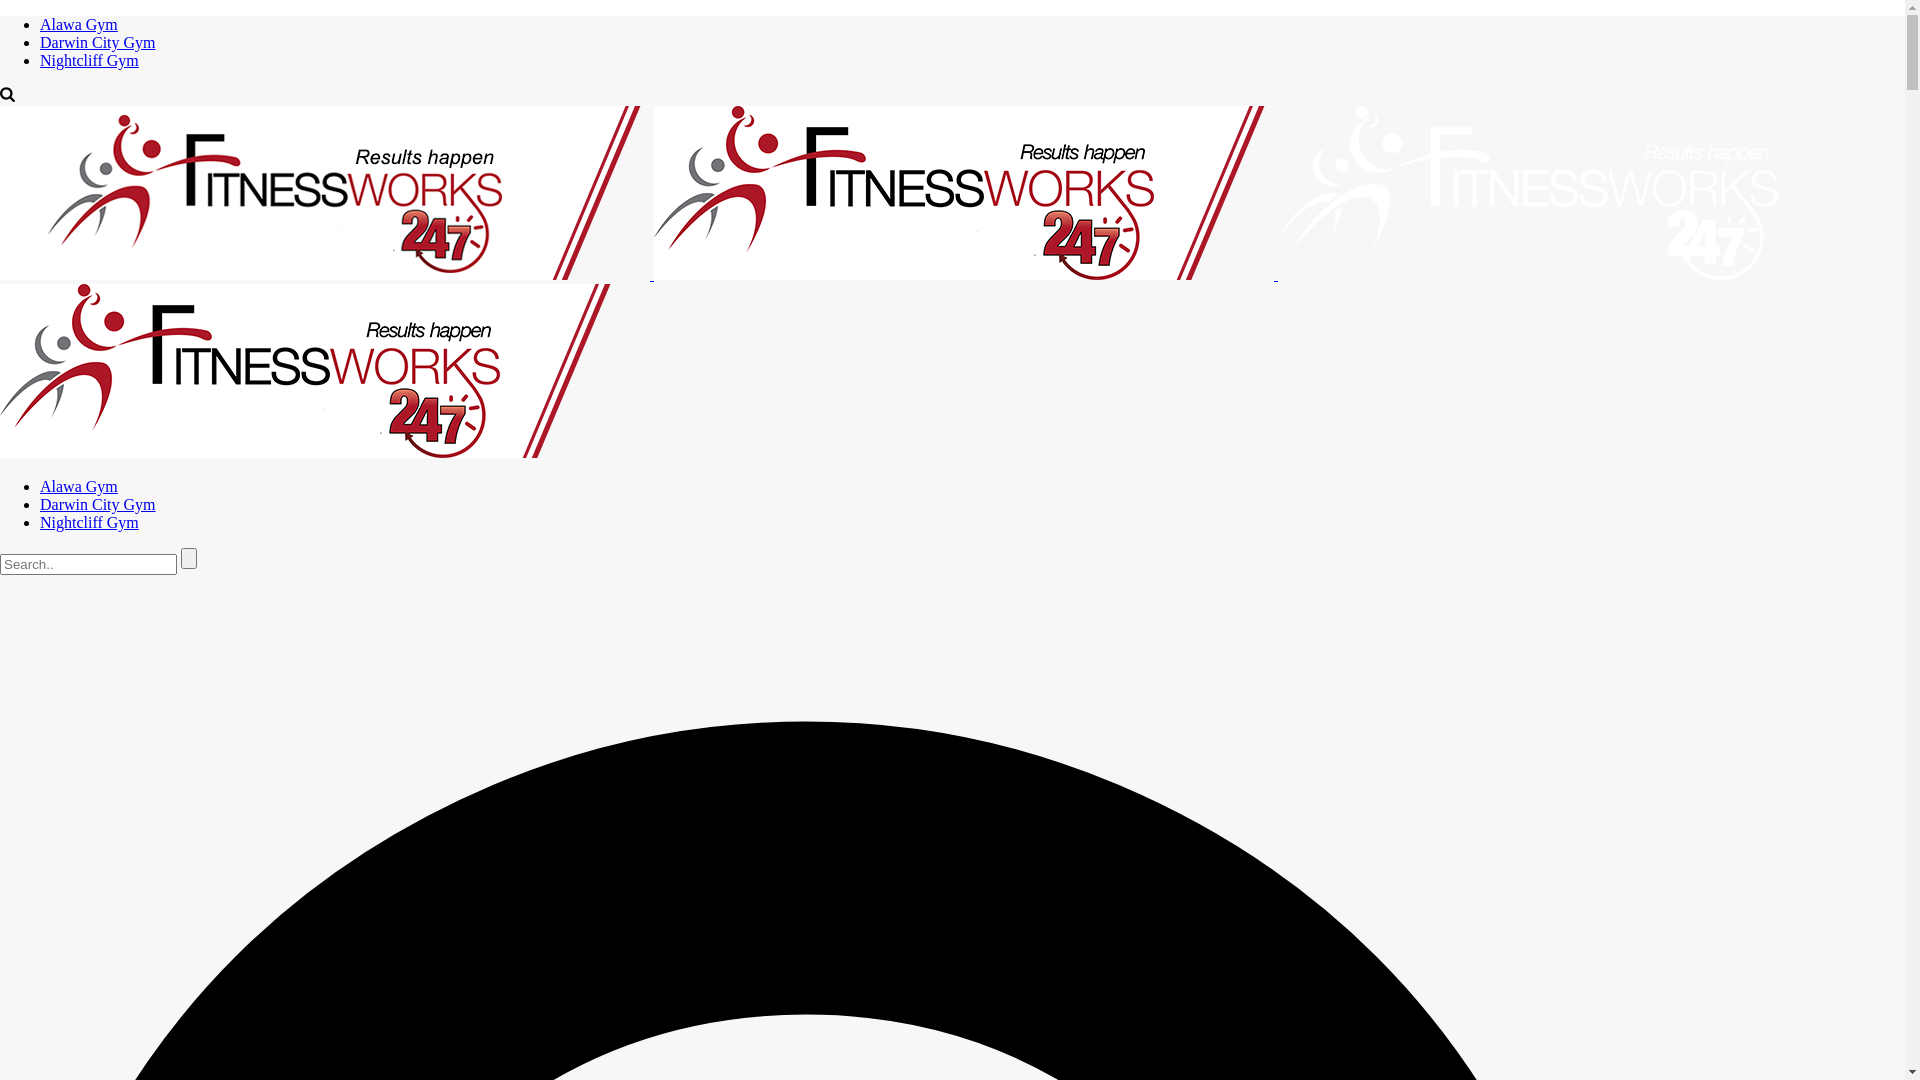 This screenshot has height=1080, width=1920. I want to click on 'Darwin City Gym', so click(96, 503).